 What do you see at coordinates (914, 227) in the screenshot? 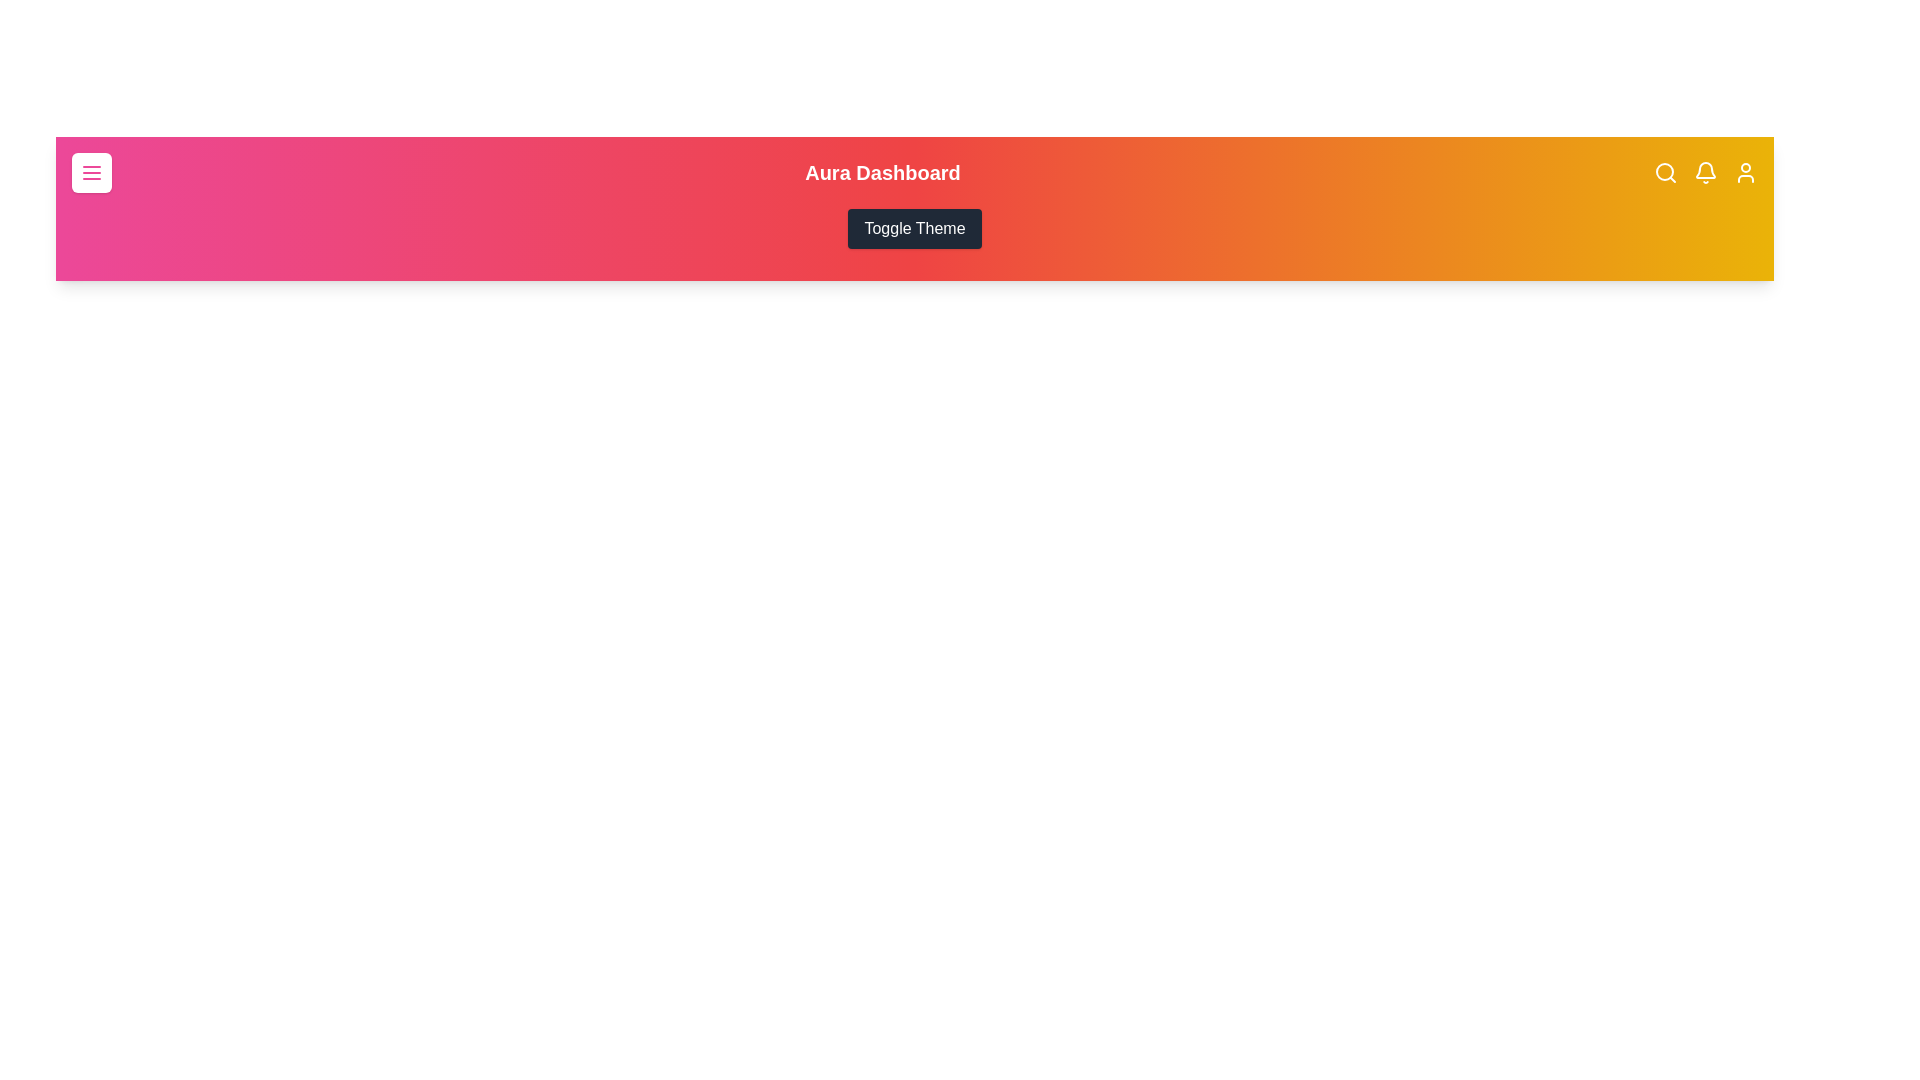
I see `the 'Toggle Theme' button to switch the theme` at bounding box center [914, 227].